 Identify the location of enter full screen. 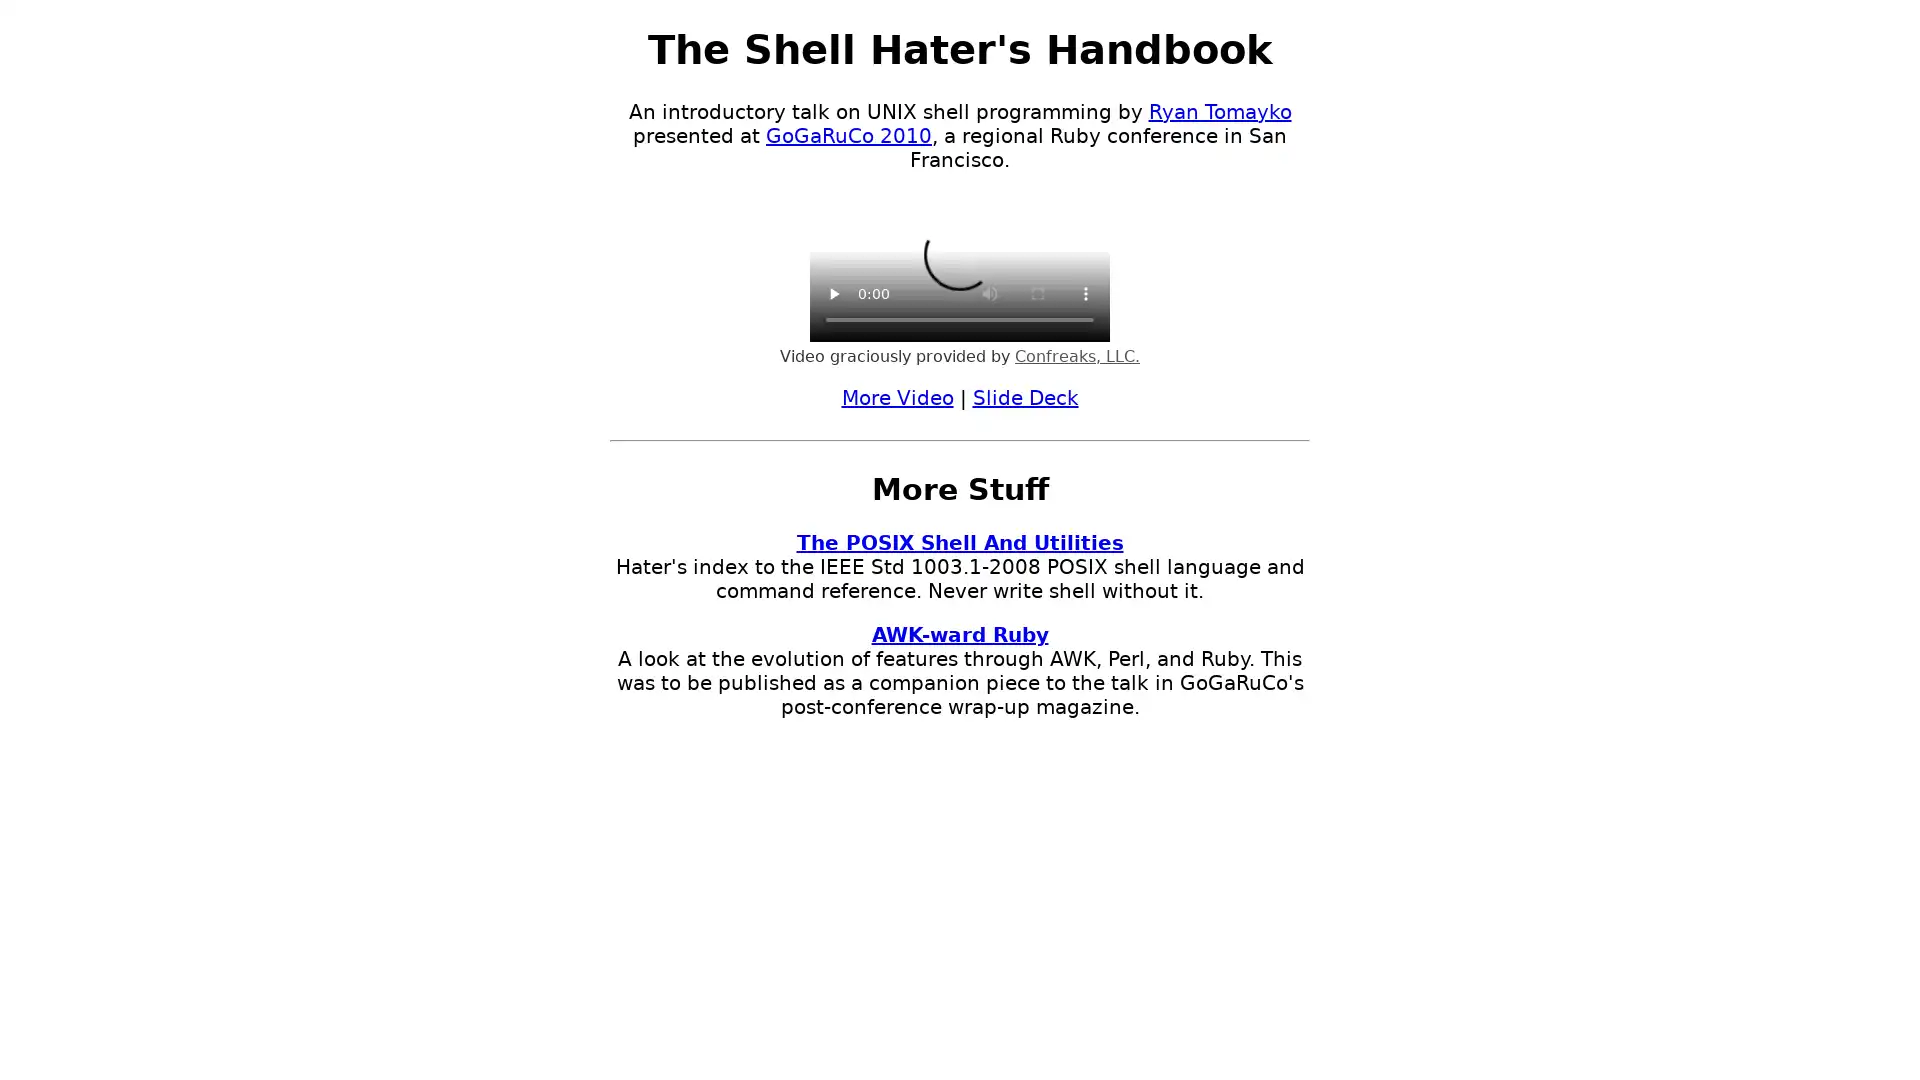
(1037, 293).